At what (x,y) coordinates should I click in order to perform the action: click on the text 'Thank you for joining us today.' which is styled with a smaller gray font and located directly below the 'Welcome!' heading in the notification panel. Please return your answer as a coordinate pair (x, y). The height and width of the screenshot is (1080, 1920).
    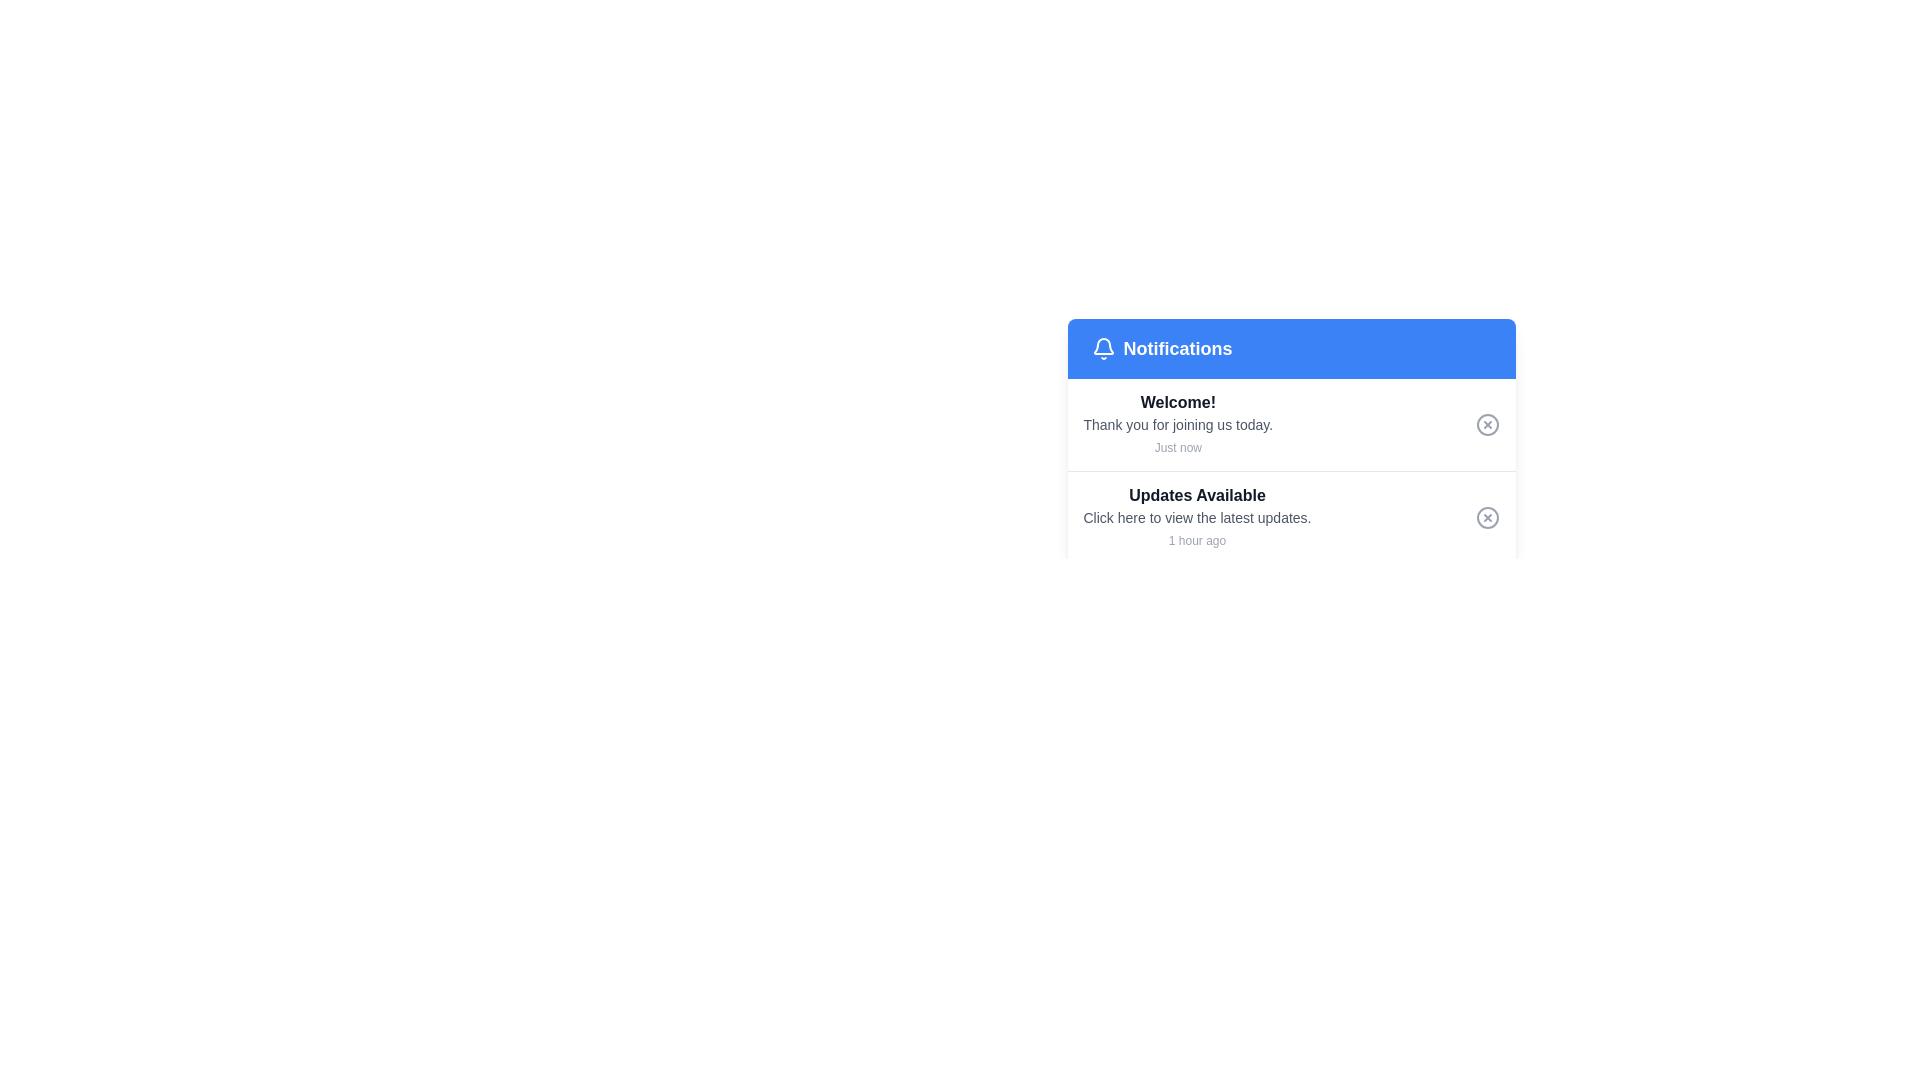
    Looking at the image, I should click on (1178, 423).